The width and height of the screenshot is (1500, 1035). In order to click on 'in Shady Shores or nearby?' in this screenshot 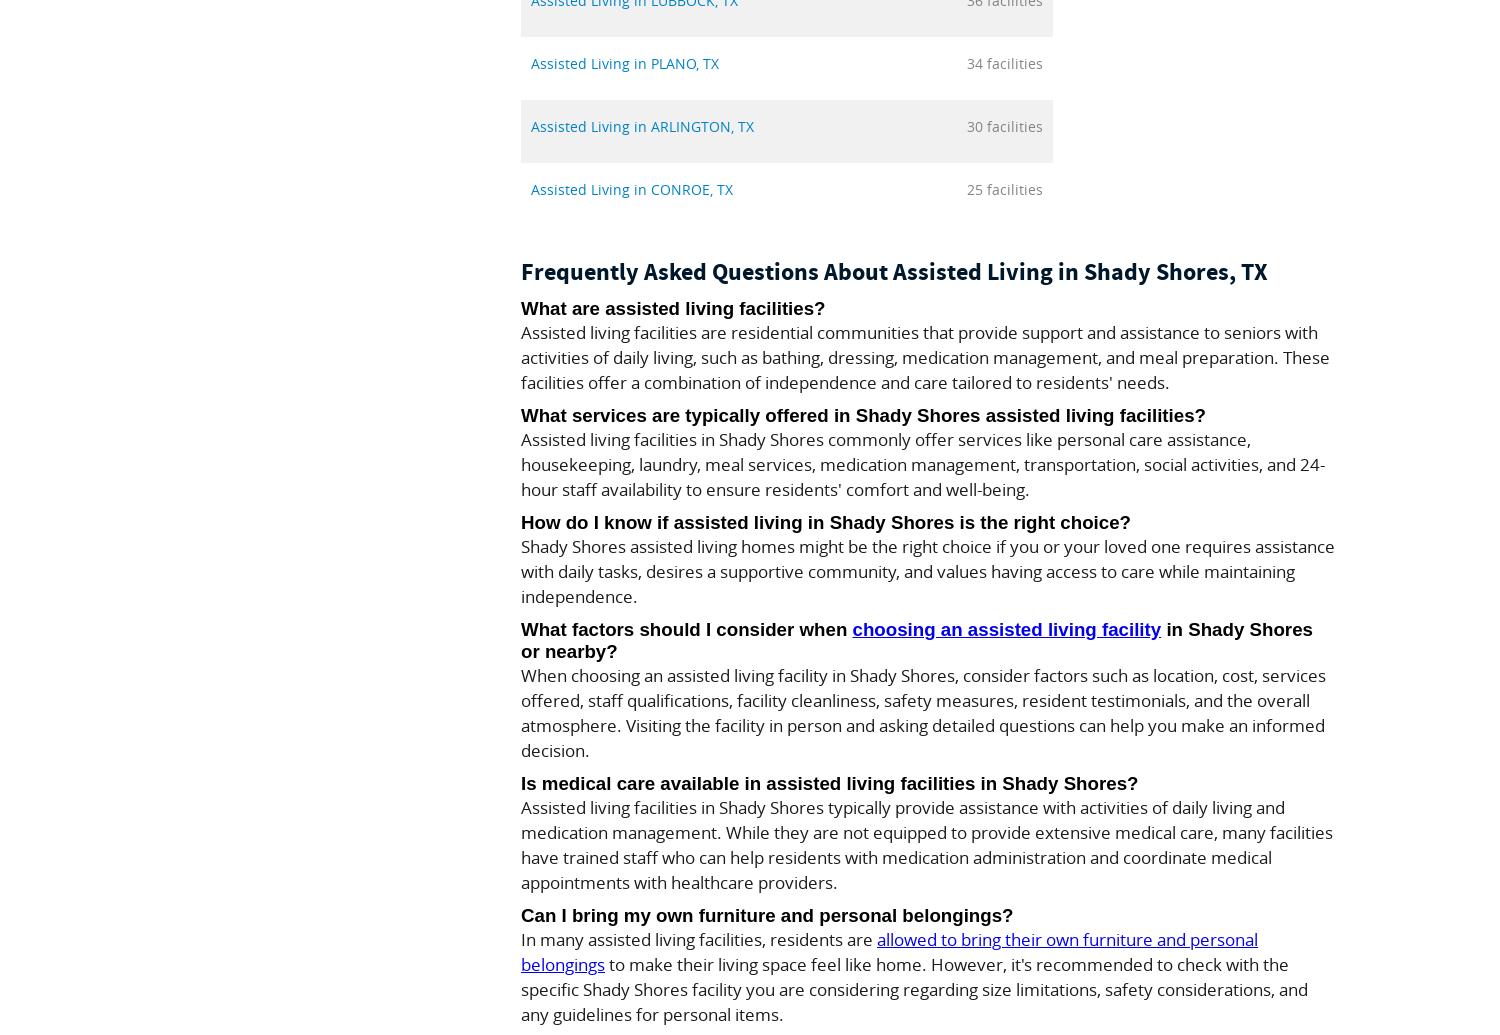, I will do `click(916, 639)`.